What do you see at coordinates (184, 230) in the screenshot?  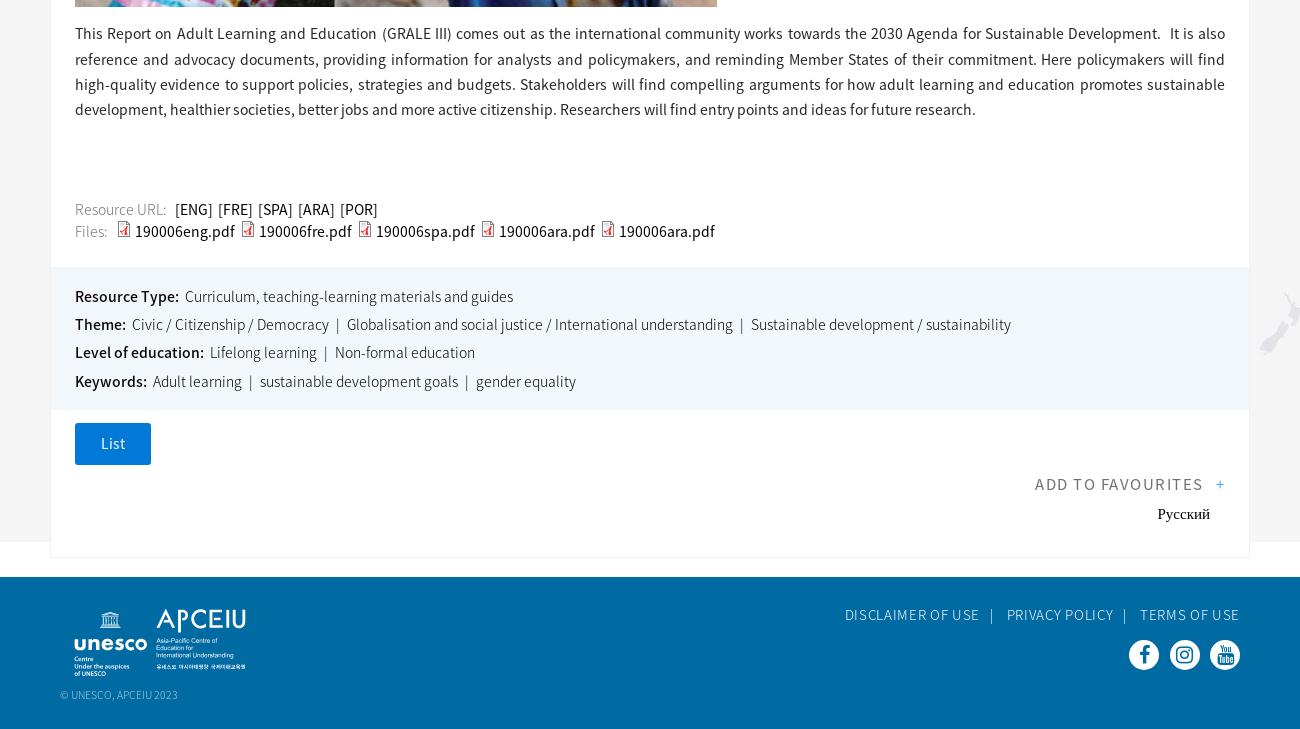 I see `'190006eng.pdf'` at bounding box center [184, 230].